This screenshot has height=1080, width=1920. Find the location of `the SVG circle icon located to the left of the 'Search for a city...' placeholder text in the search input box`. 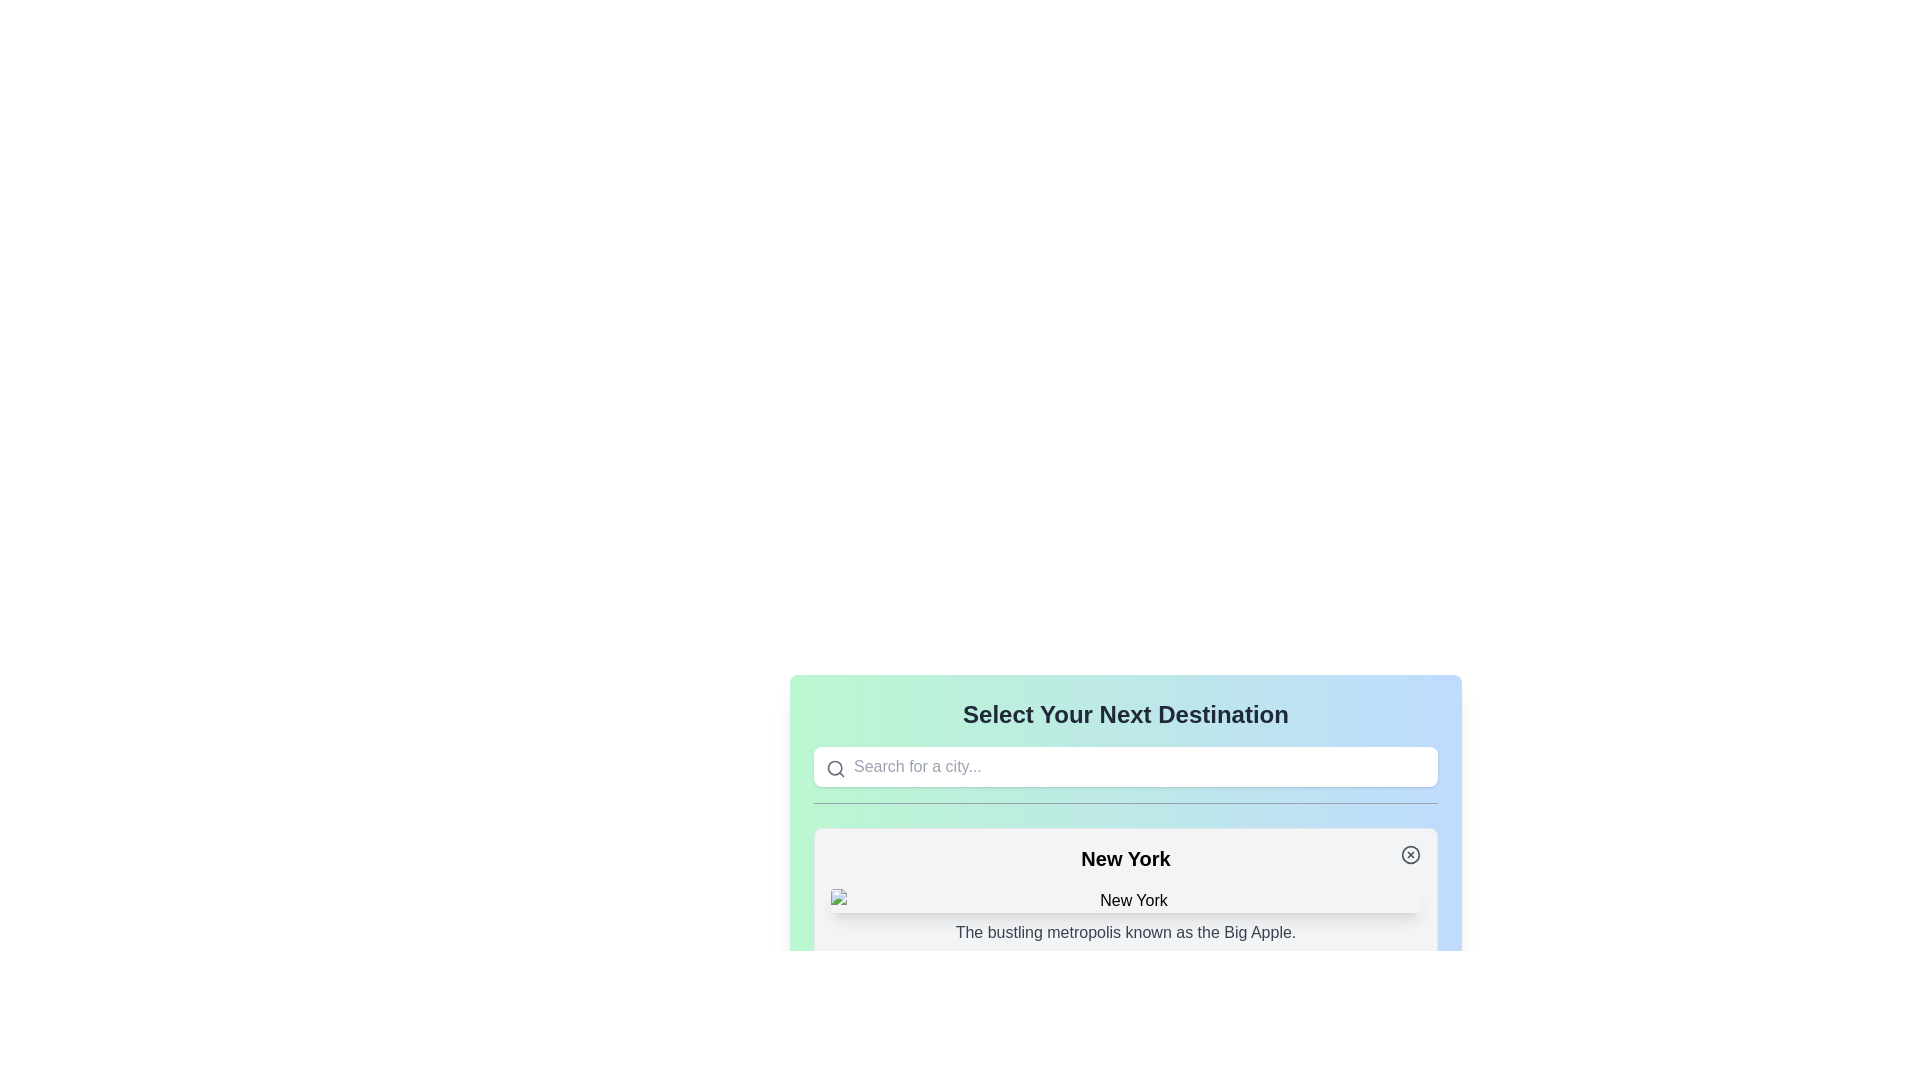

the SVG circle icon located to the left of the 'Search for a city...' placeholder text in the search input box is located at coordinates (835, 767).